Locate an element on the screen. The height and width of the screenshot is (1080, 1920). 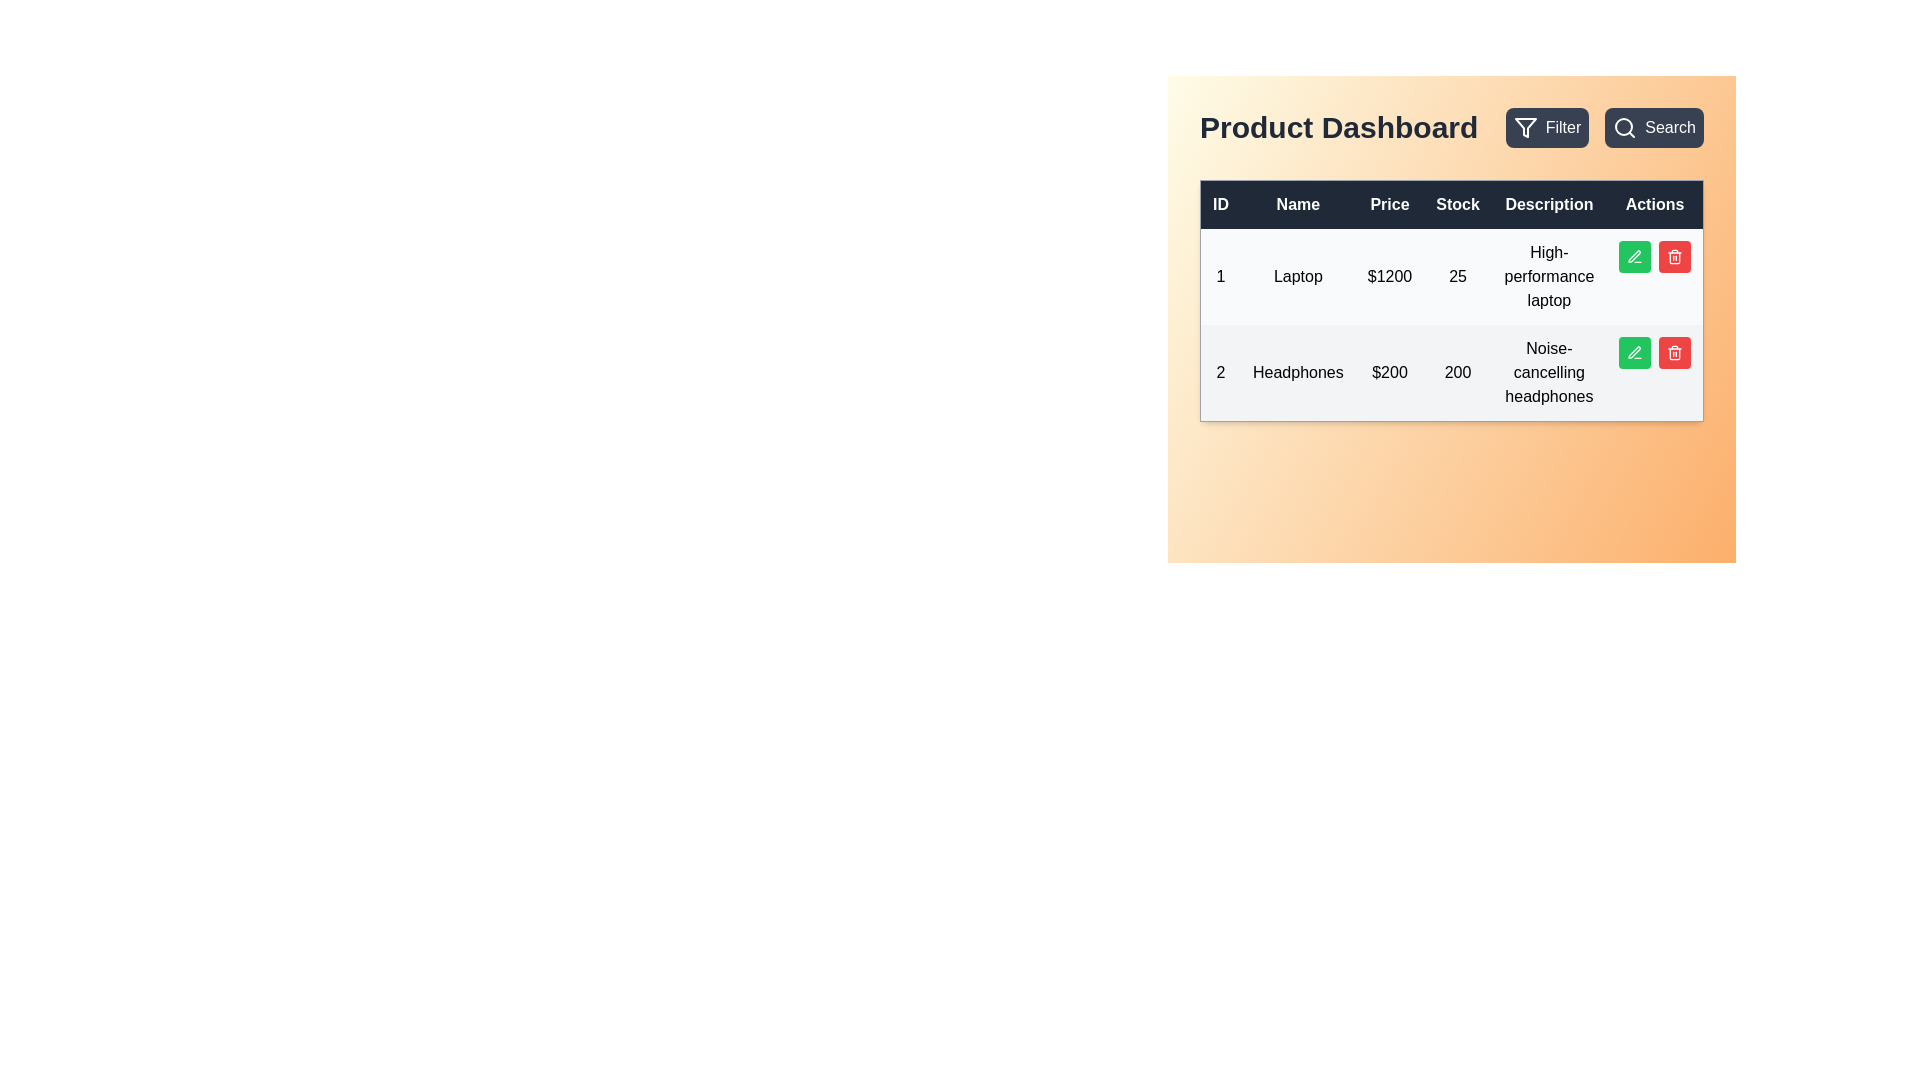
the static text element displaying 'Noise-cancelling headphones', which is the last cell in the 'Description' column of the second row in the product table is located at coordinates (1548, 373).